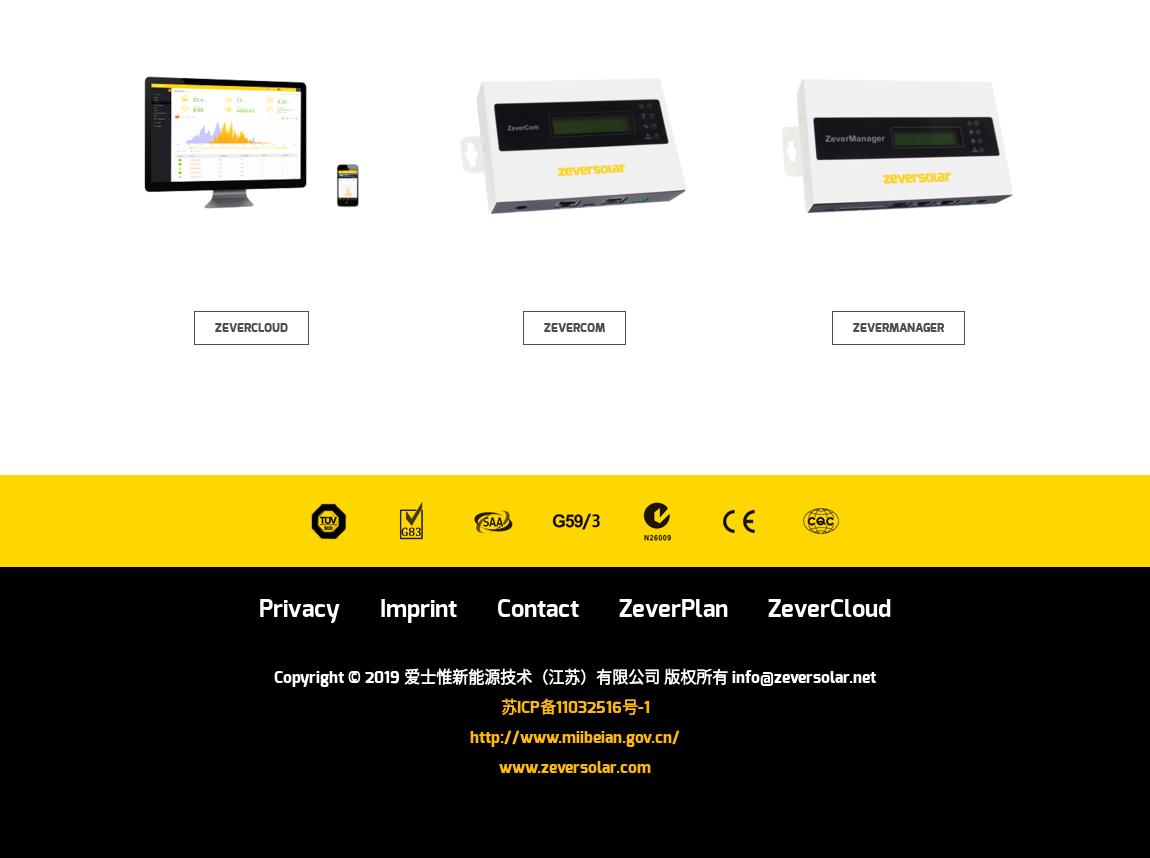 Image resolution: width=1150 pixels, height=858 pixels. Describe the element at coordinates (802, 676) in the screenshot. I see `'info@zeversolar.net'` at that location.